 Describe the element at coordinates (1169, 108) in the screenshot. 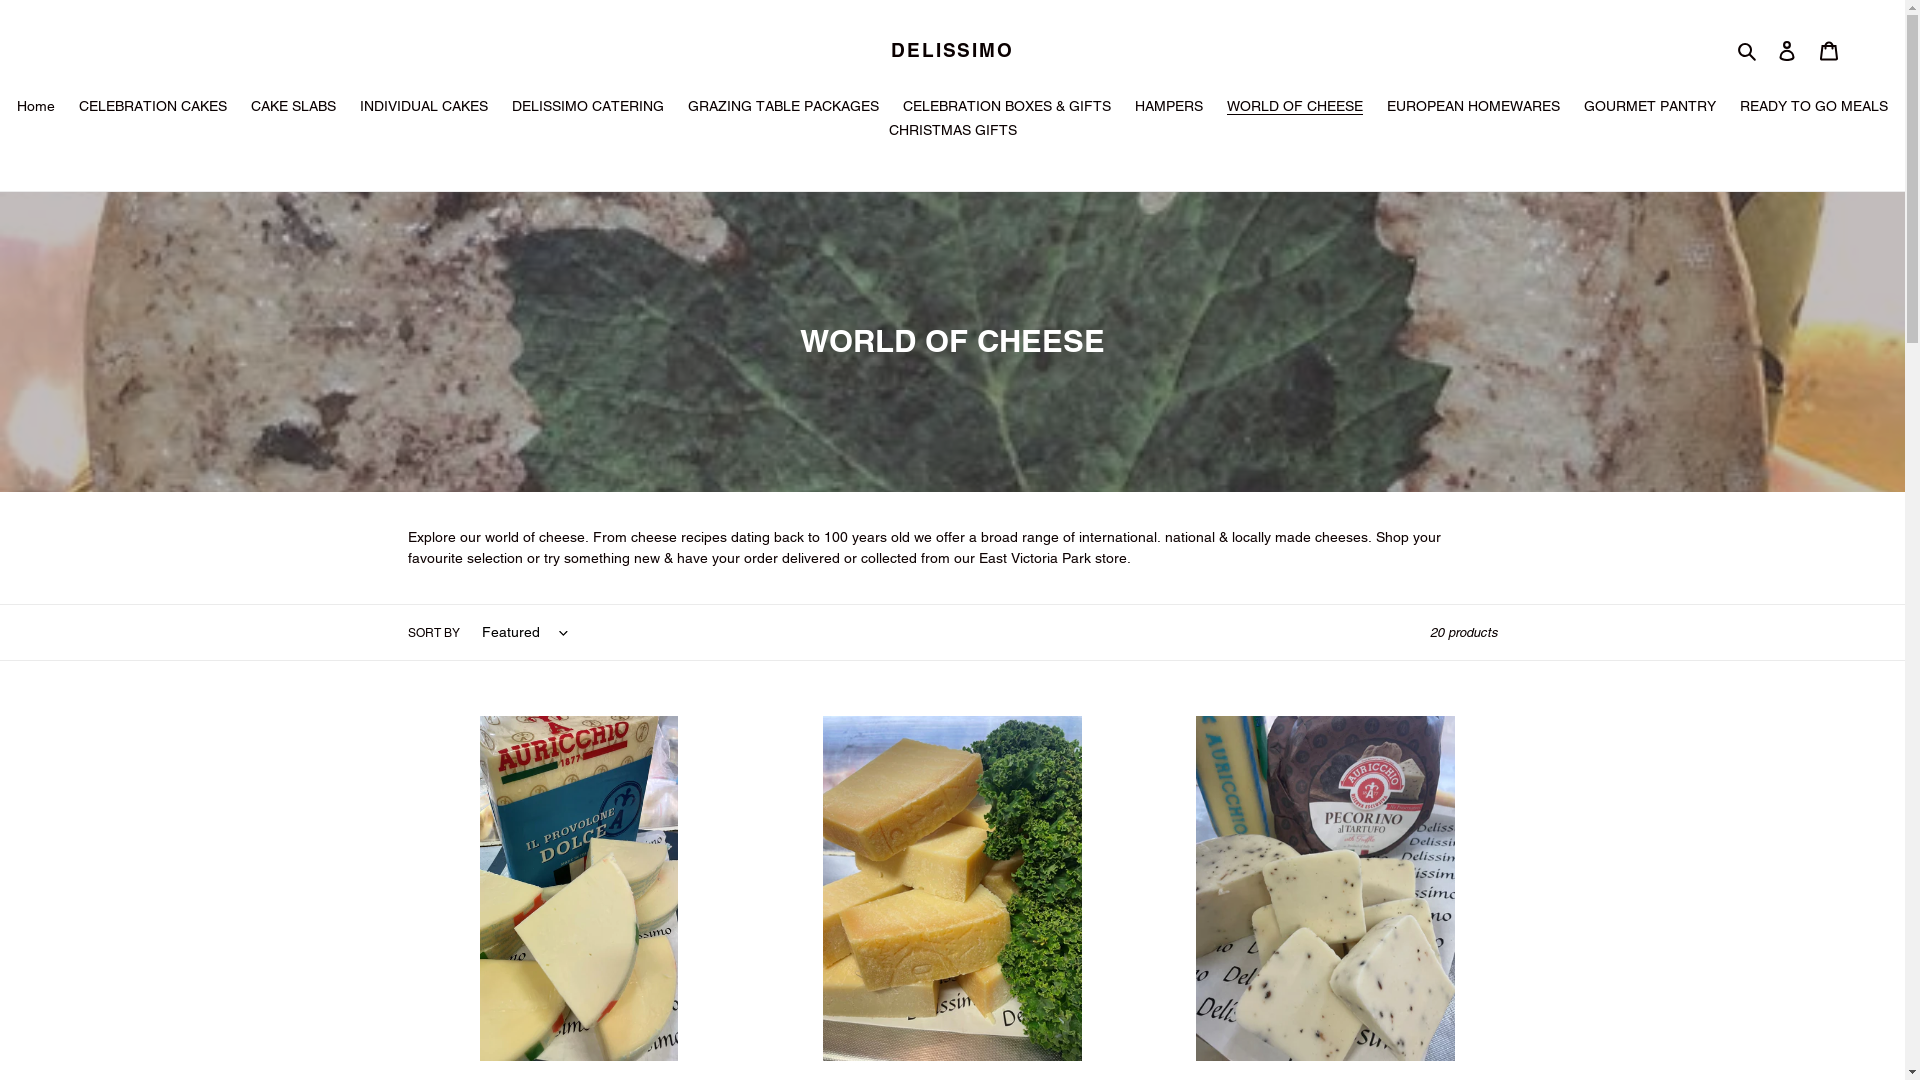

I see `'HAMPERS'` at that location.